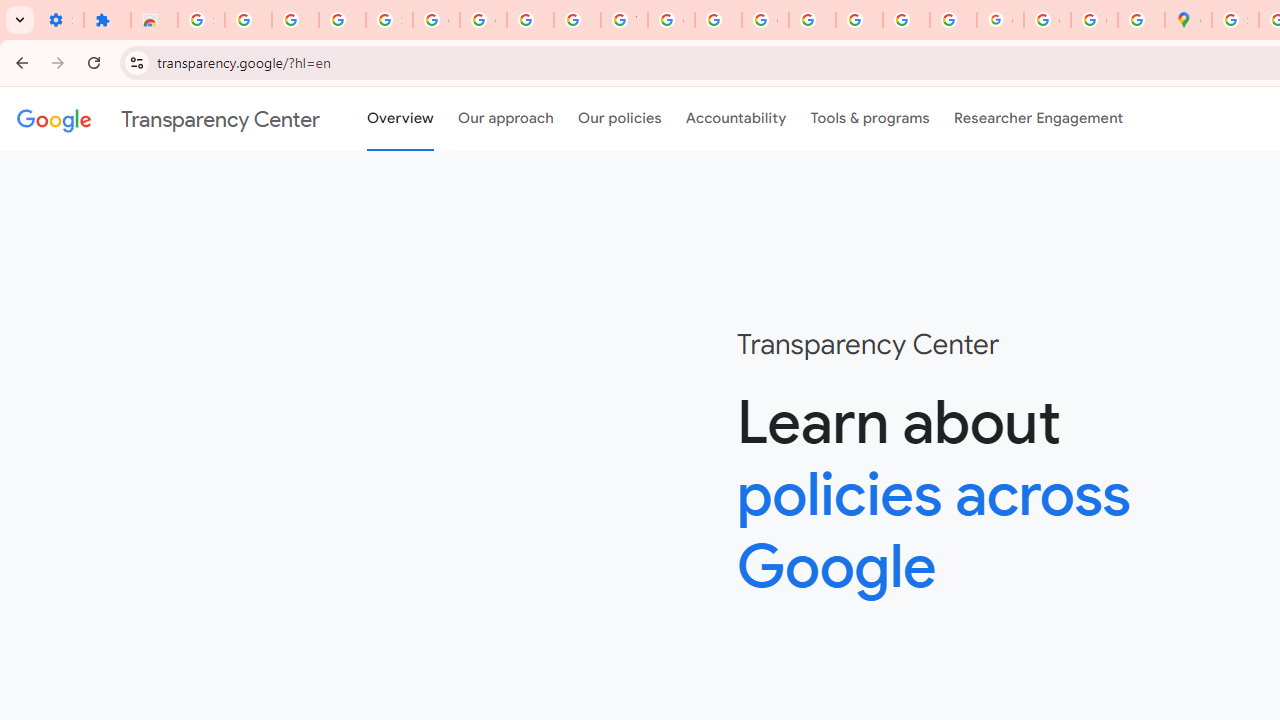  Describe the element at coordinates (506, 119) in the screenshot. I see `'Our approach'` at that location.